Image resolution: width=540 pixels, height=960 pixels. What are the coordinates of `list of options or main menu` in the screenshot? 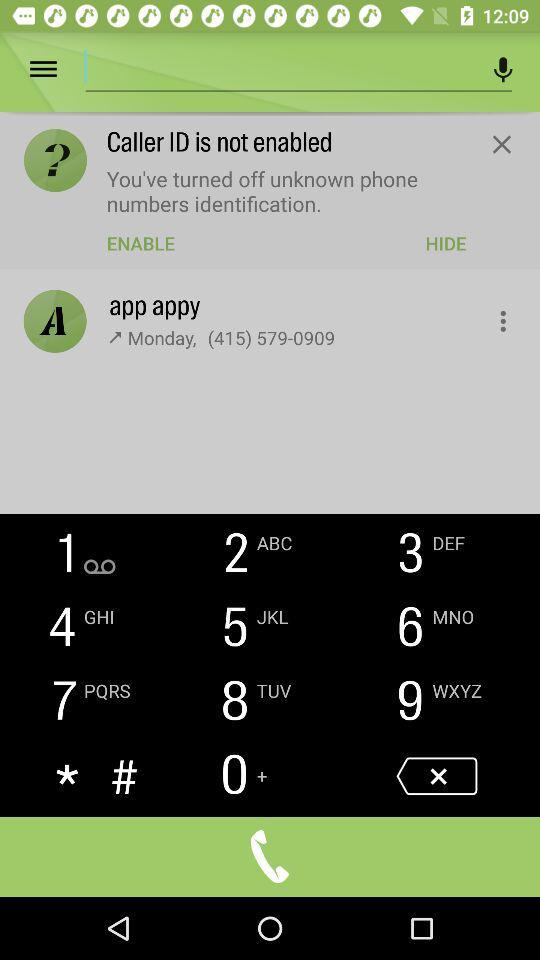 It's located at (57, 69).